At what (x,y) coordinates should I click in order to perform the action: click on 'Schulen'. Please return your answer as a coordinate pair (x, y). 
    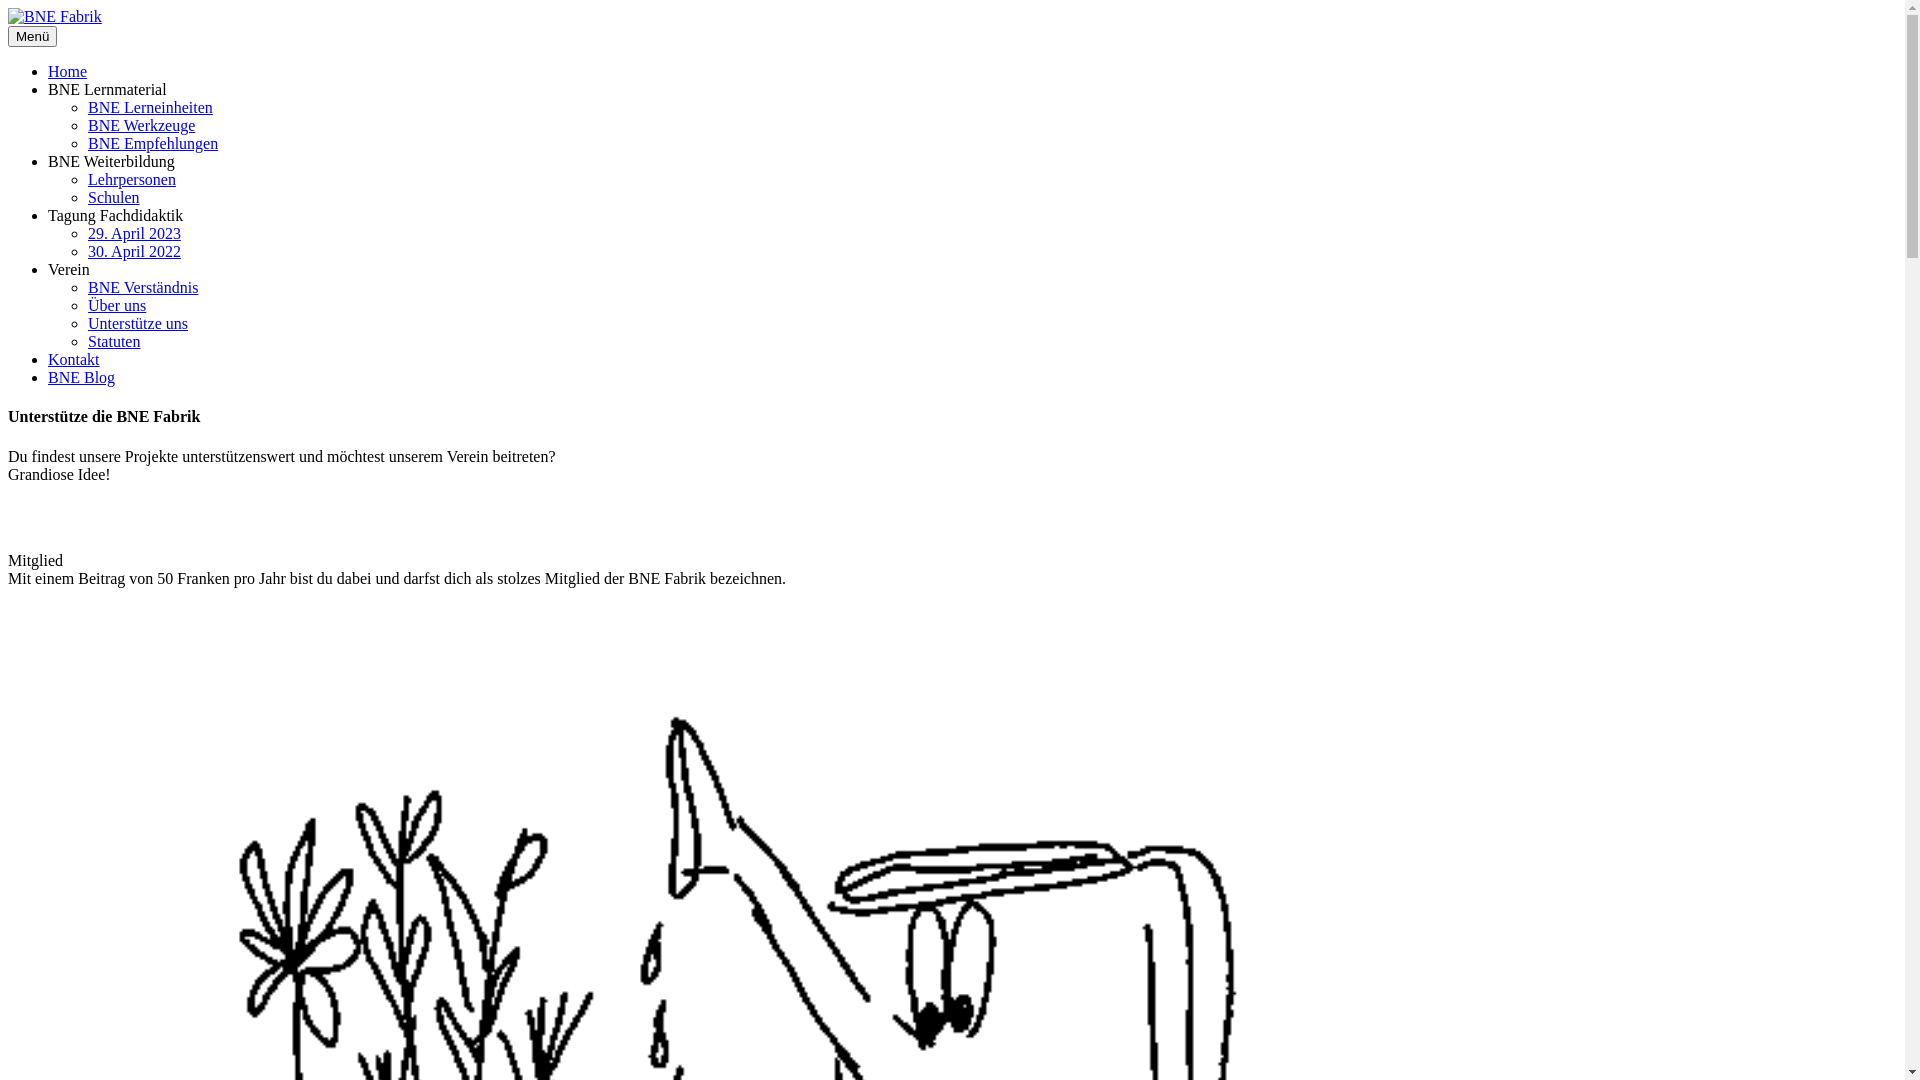
    Looking at the image, I should click on (113, 197).